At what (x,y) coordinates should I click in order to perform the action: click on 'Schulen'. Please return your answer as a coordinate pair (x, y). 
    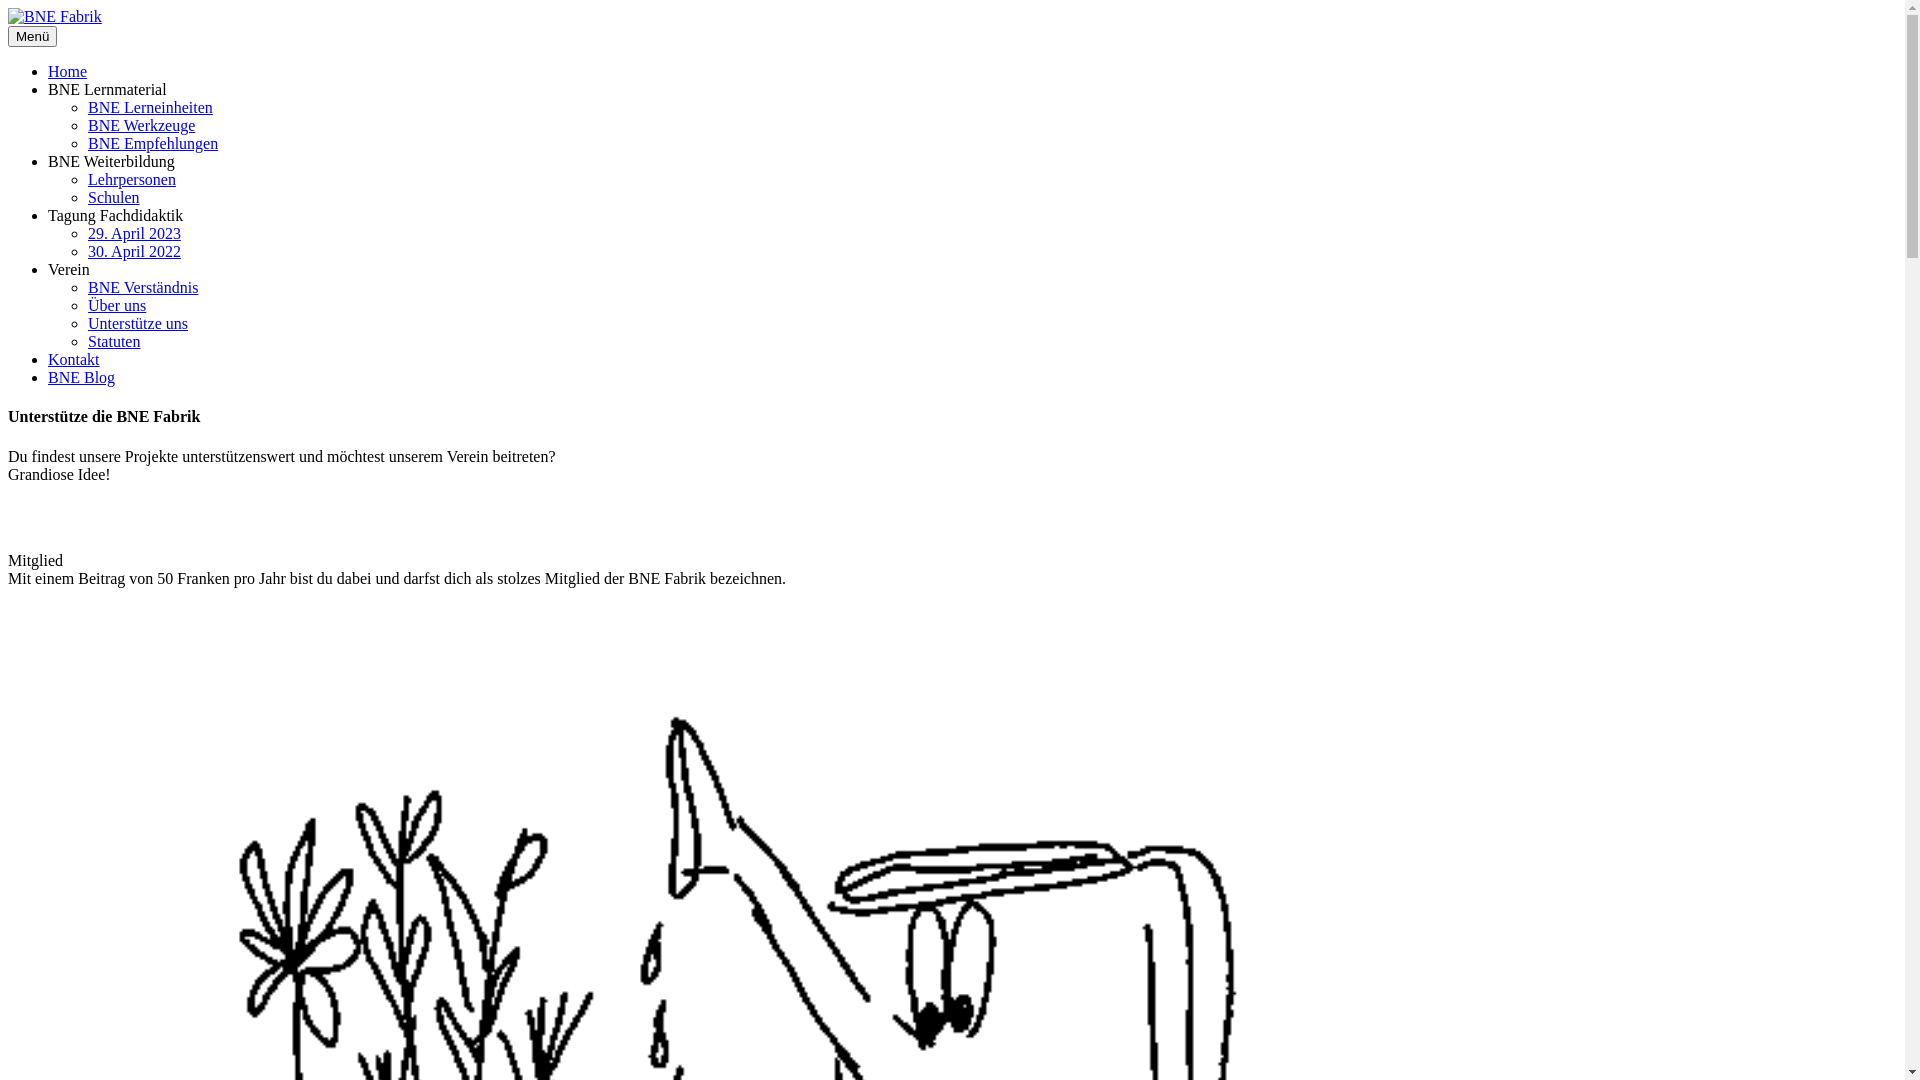
    Looking at the image, I should click on (113, 197).